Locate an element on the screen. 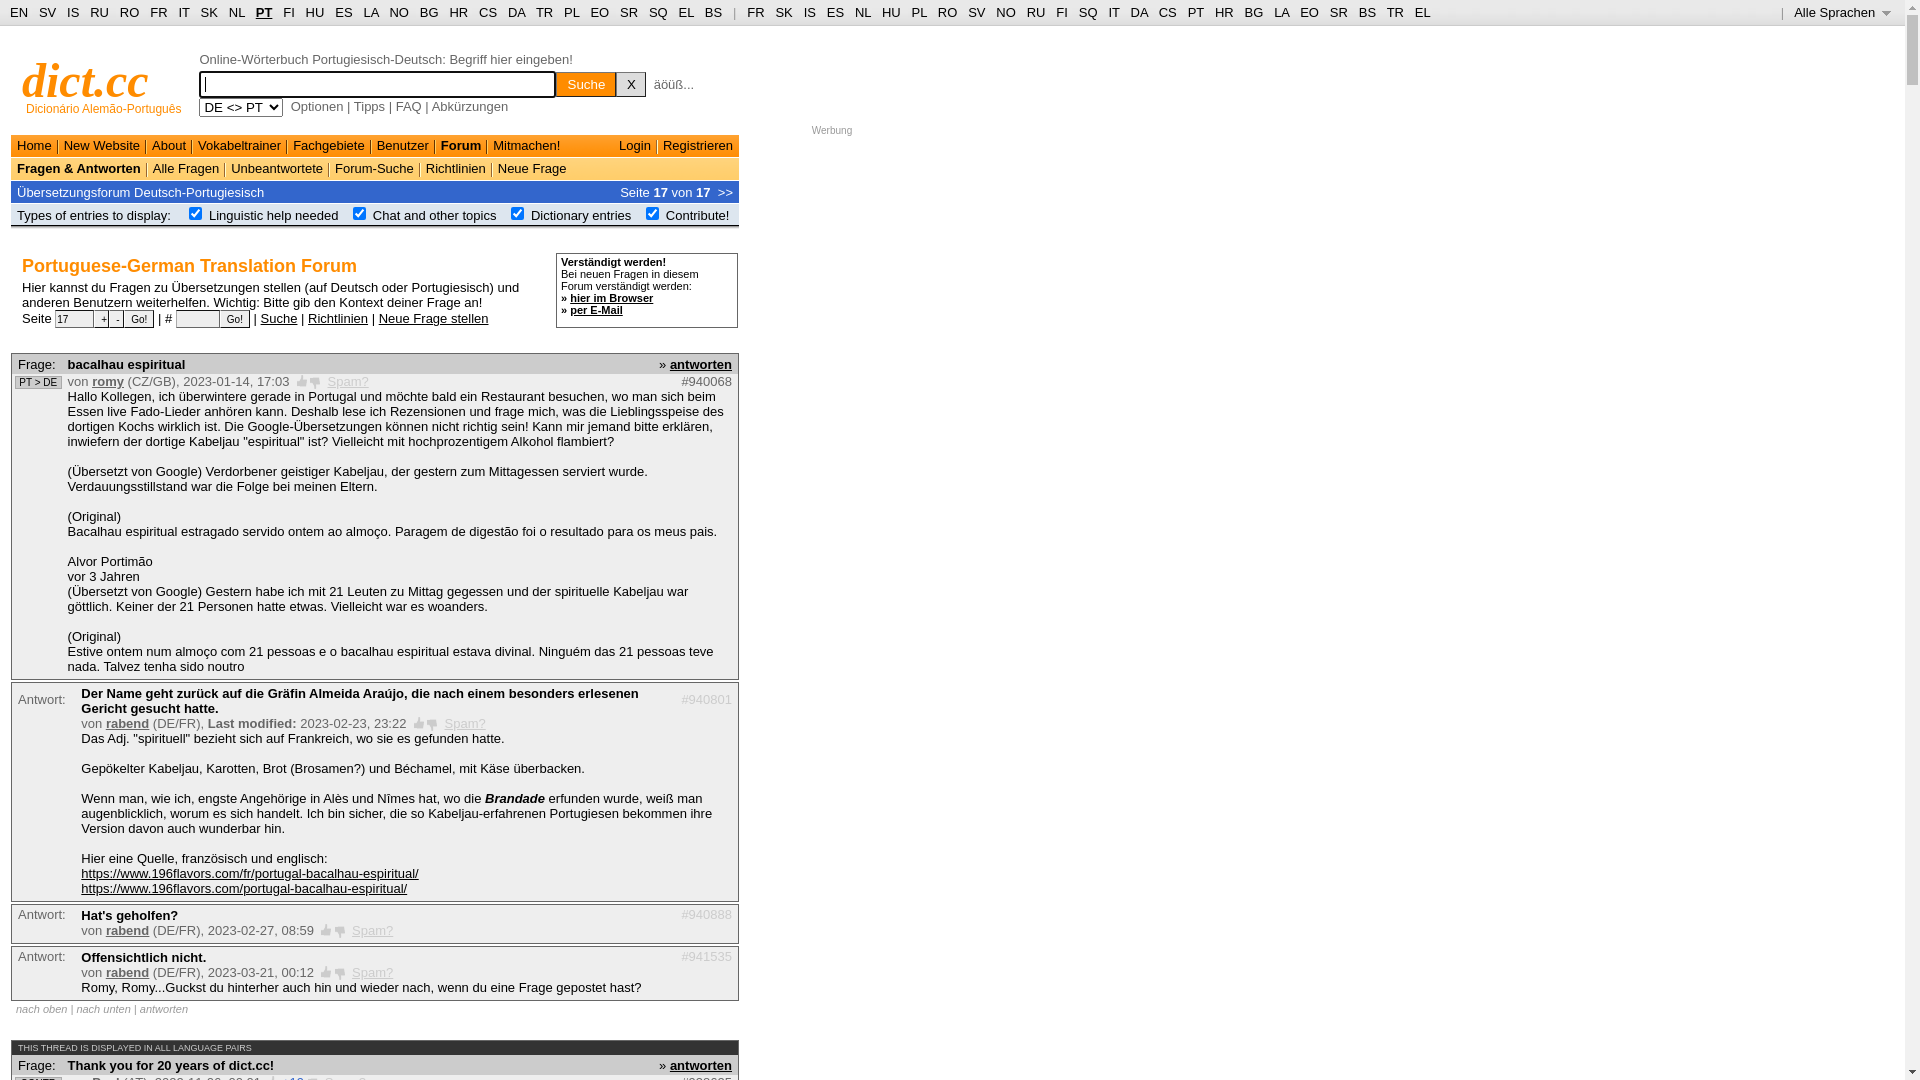 The image size is (1920, 1080). 'Alle Sprachen ' is located at coordinates (1841, 12).